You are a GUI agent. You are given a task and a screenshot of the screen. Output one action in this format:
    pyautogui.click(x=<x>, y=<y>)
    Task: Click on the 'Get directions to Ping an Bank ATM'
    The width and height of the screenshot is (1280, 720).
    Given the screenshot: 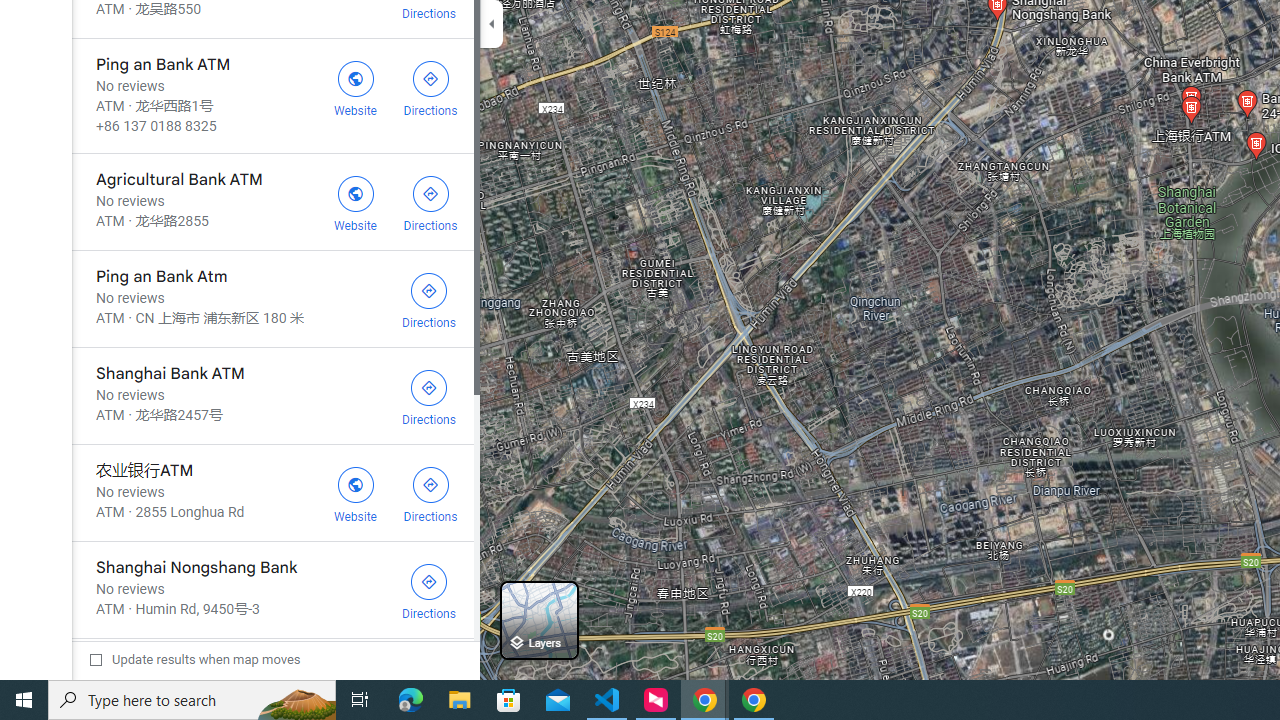 What is the action you would take?
    pyautogui.click(x=429, y=85)
    